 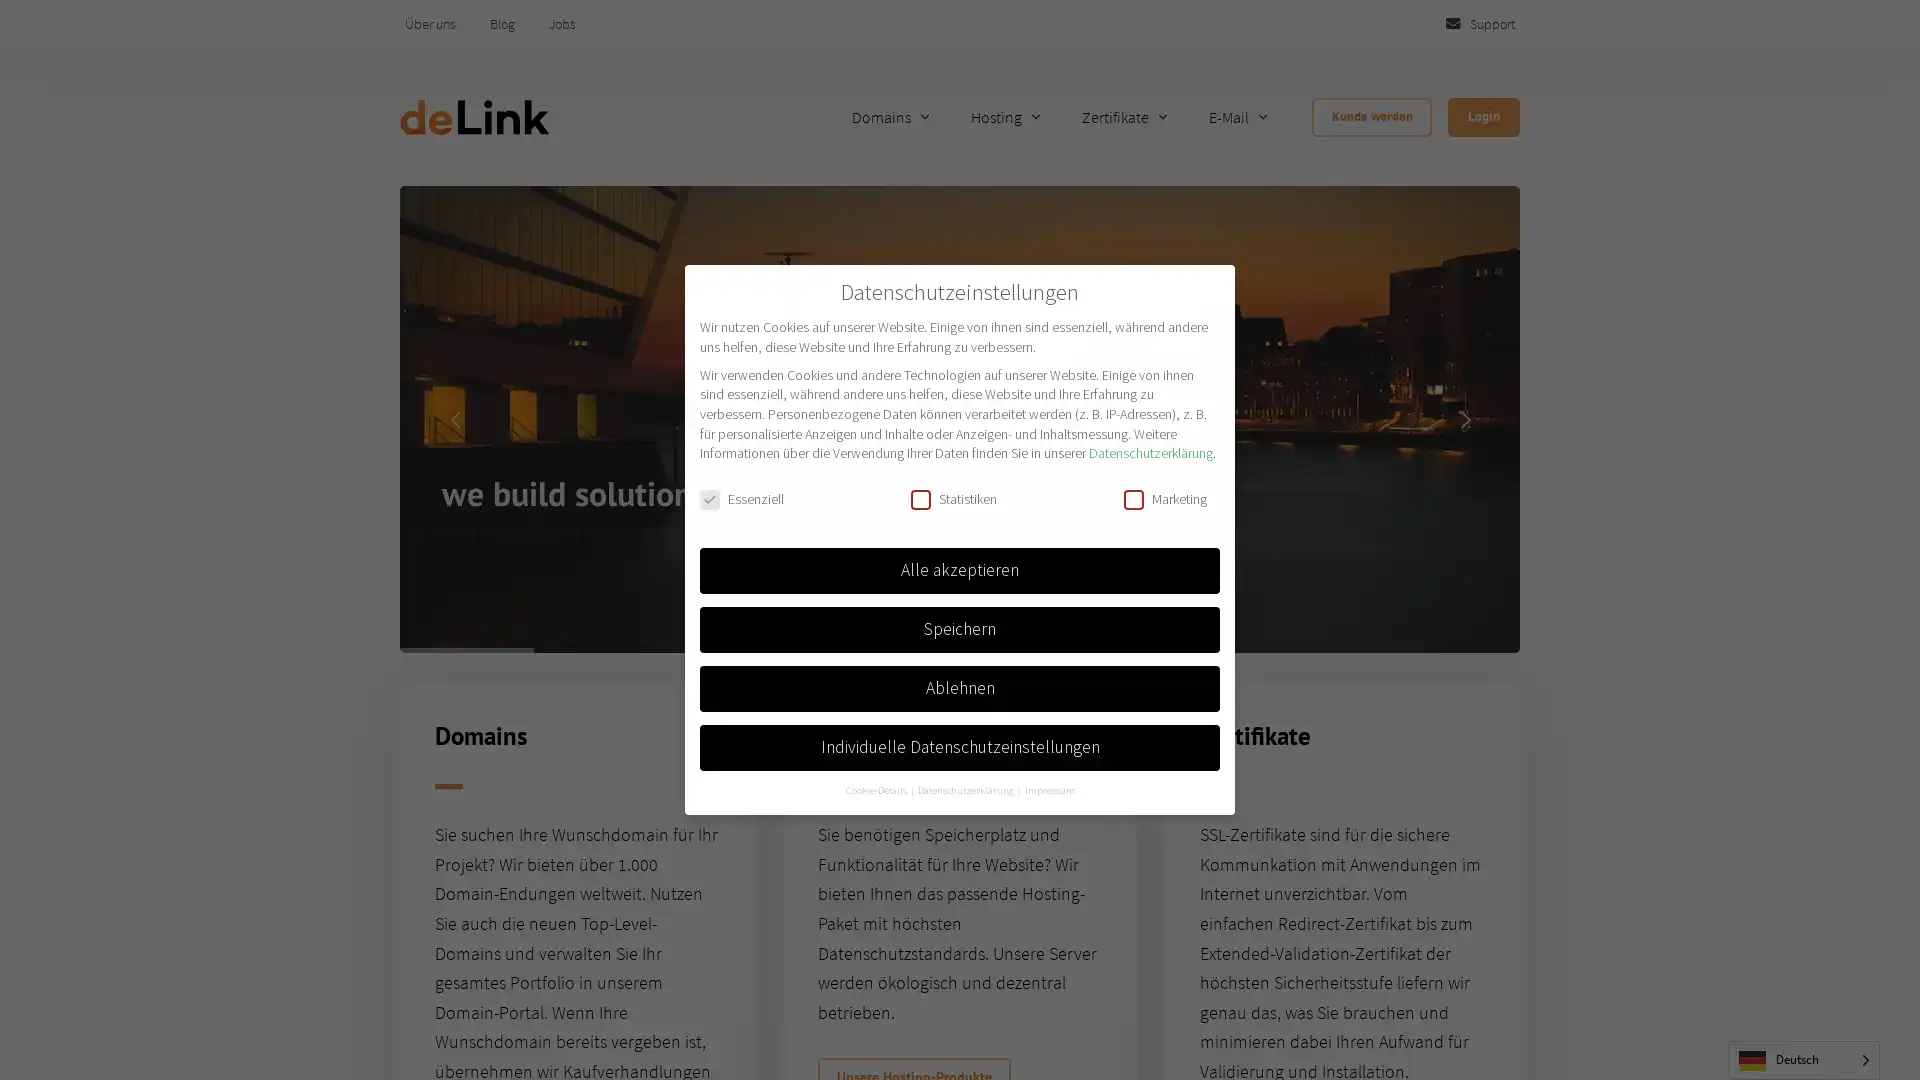 What do you see at coordinates (960, 627) in the screenshot?
I see `Speichern` at bounding box center [960, 627].